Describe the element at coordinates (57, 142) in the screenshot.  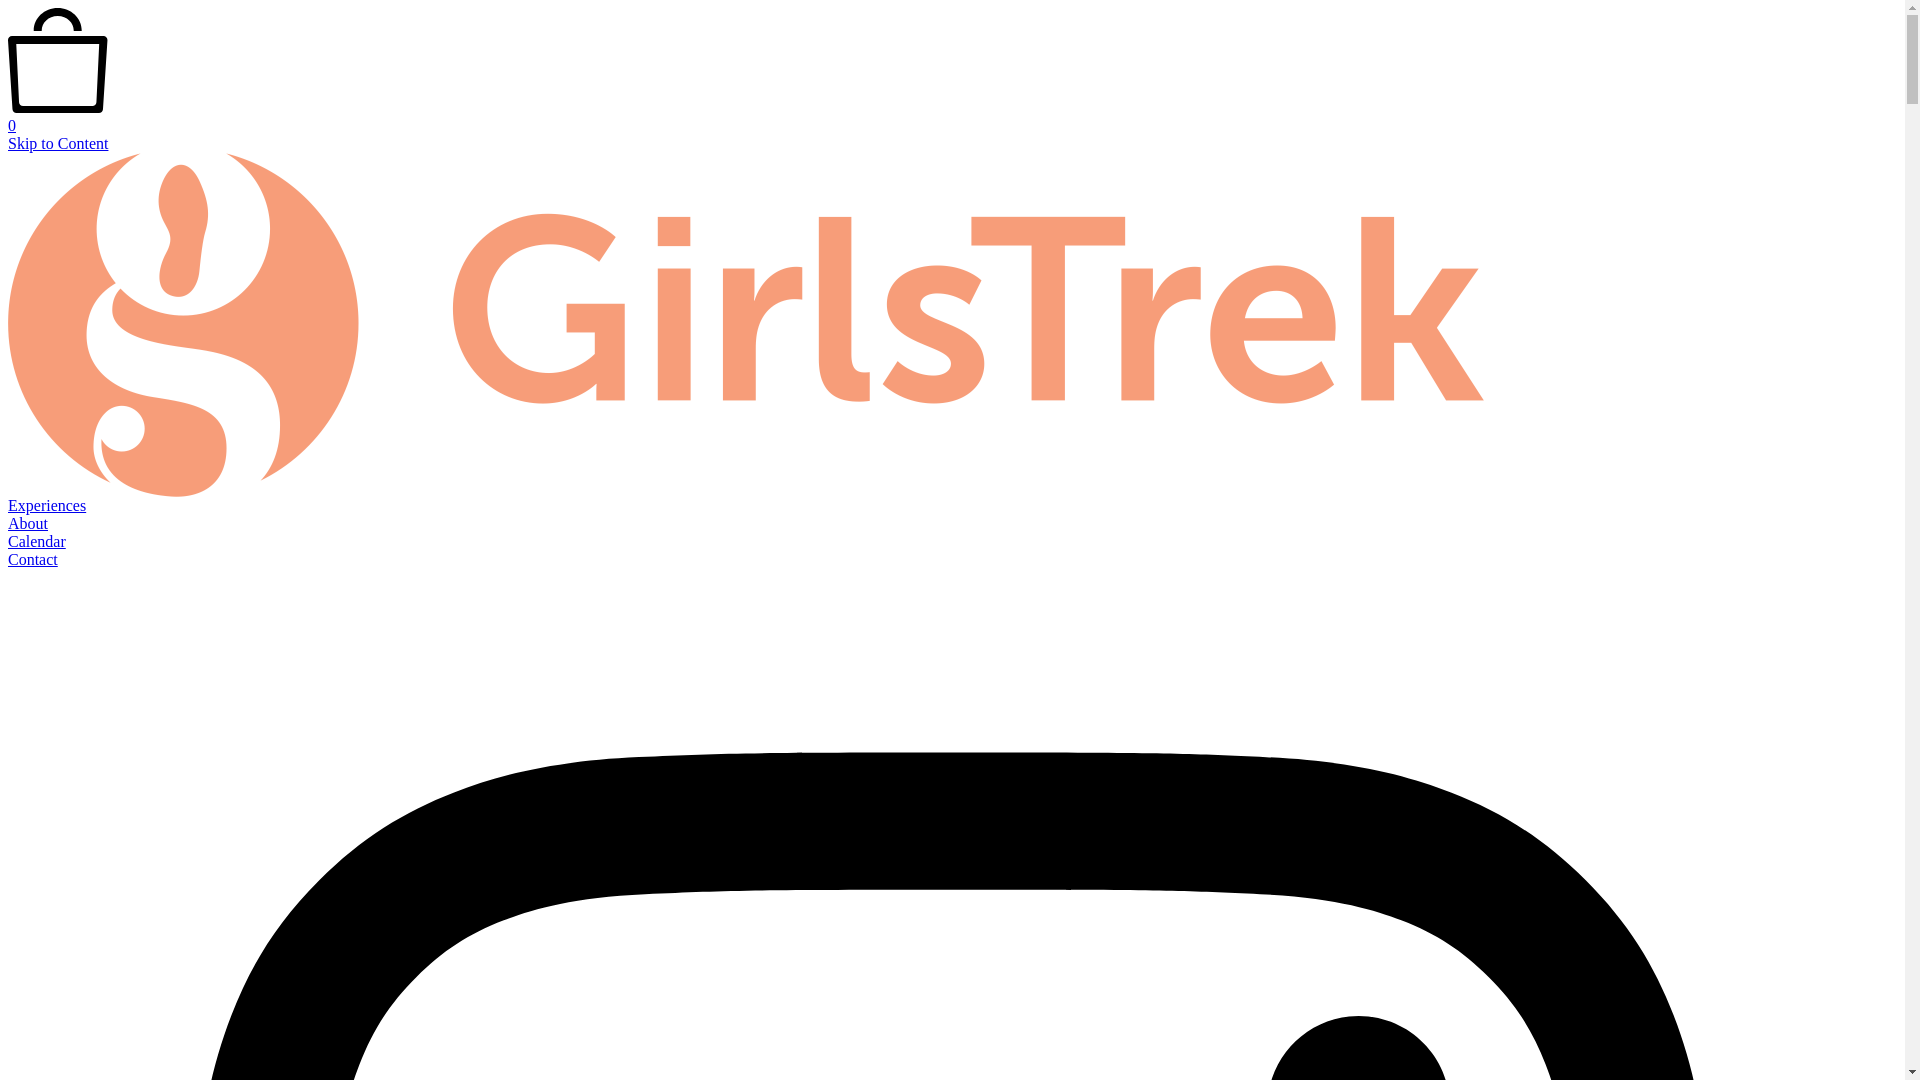
I see `'Skip to Content'` at that location.